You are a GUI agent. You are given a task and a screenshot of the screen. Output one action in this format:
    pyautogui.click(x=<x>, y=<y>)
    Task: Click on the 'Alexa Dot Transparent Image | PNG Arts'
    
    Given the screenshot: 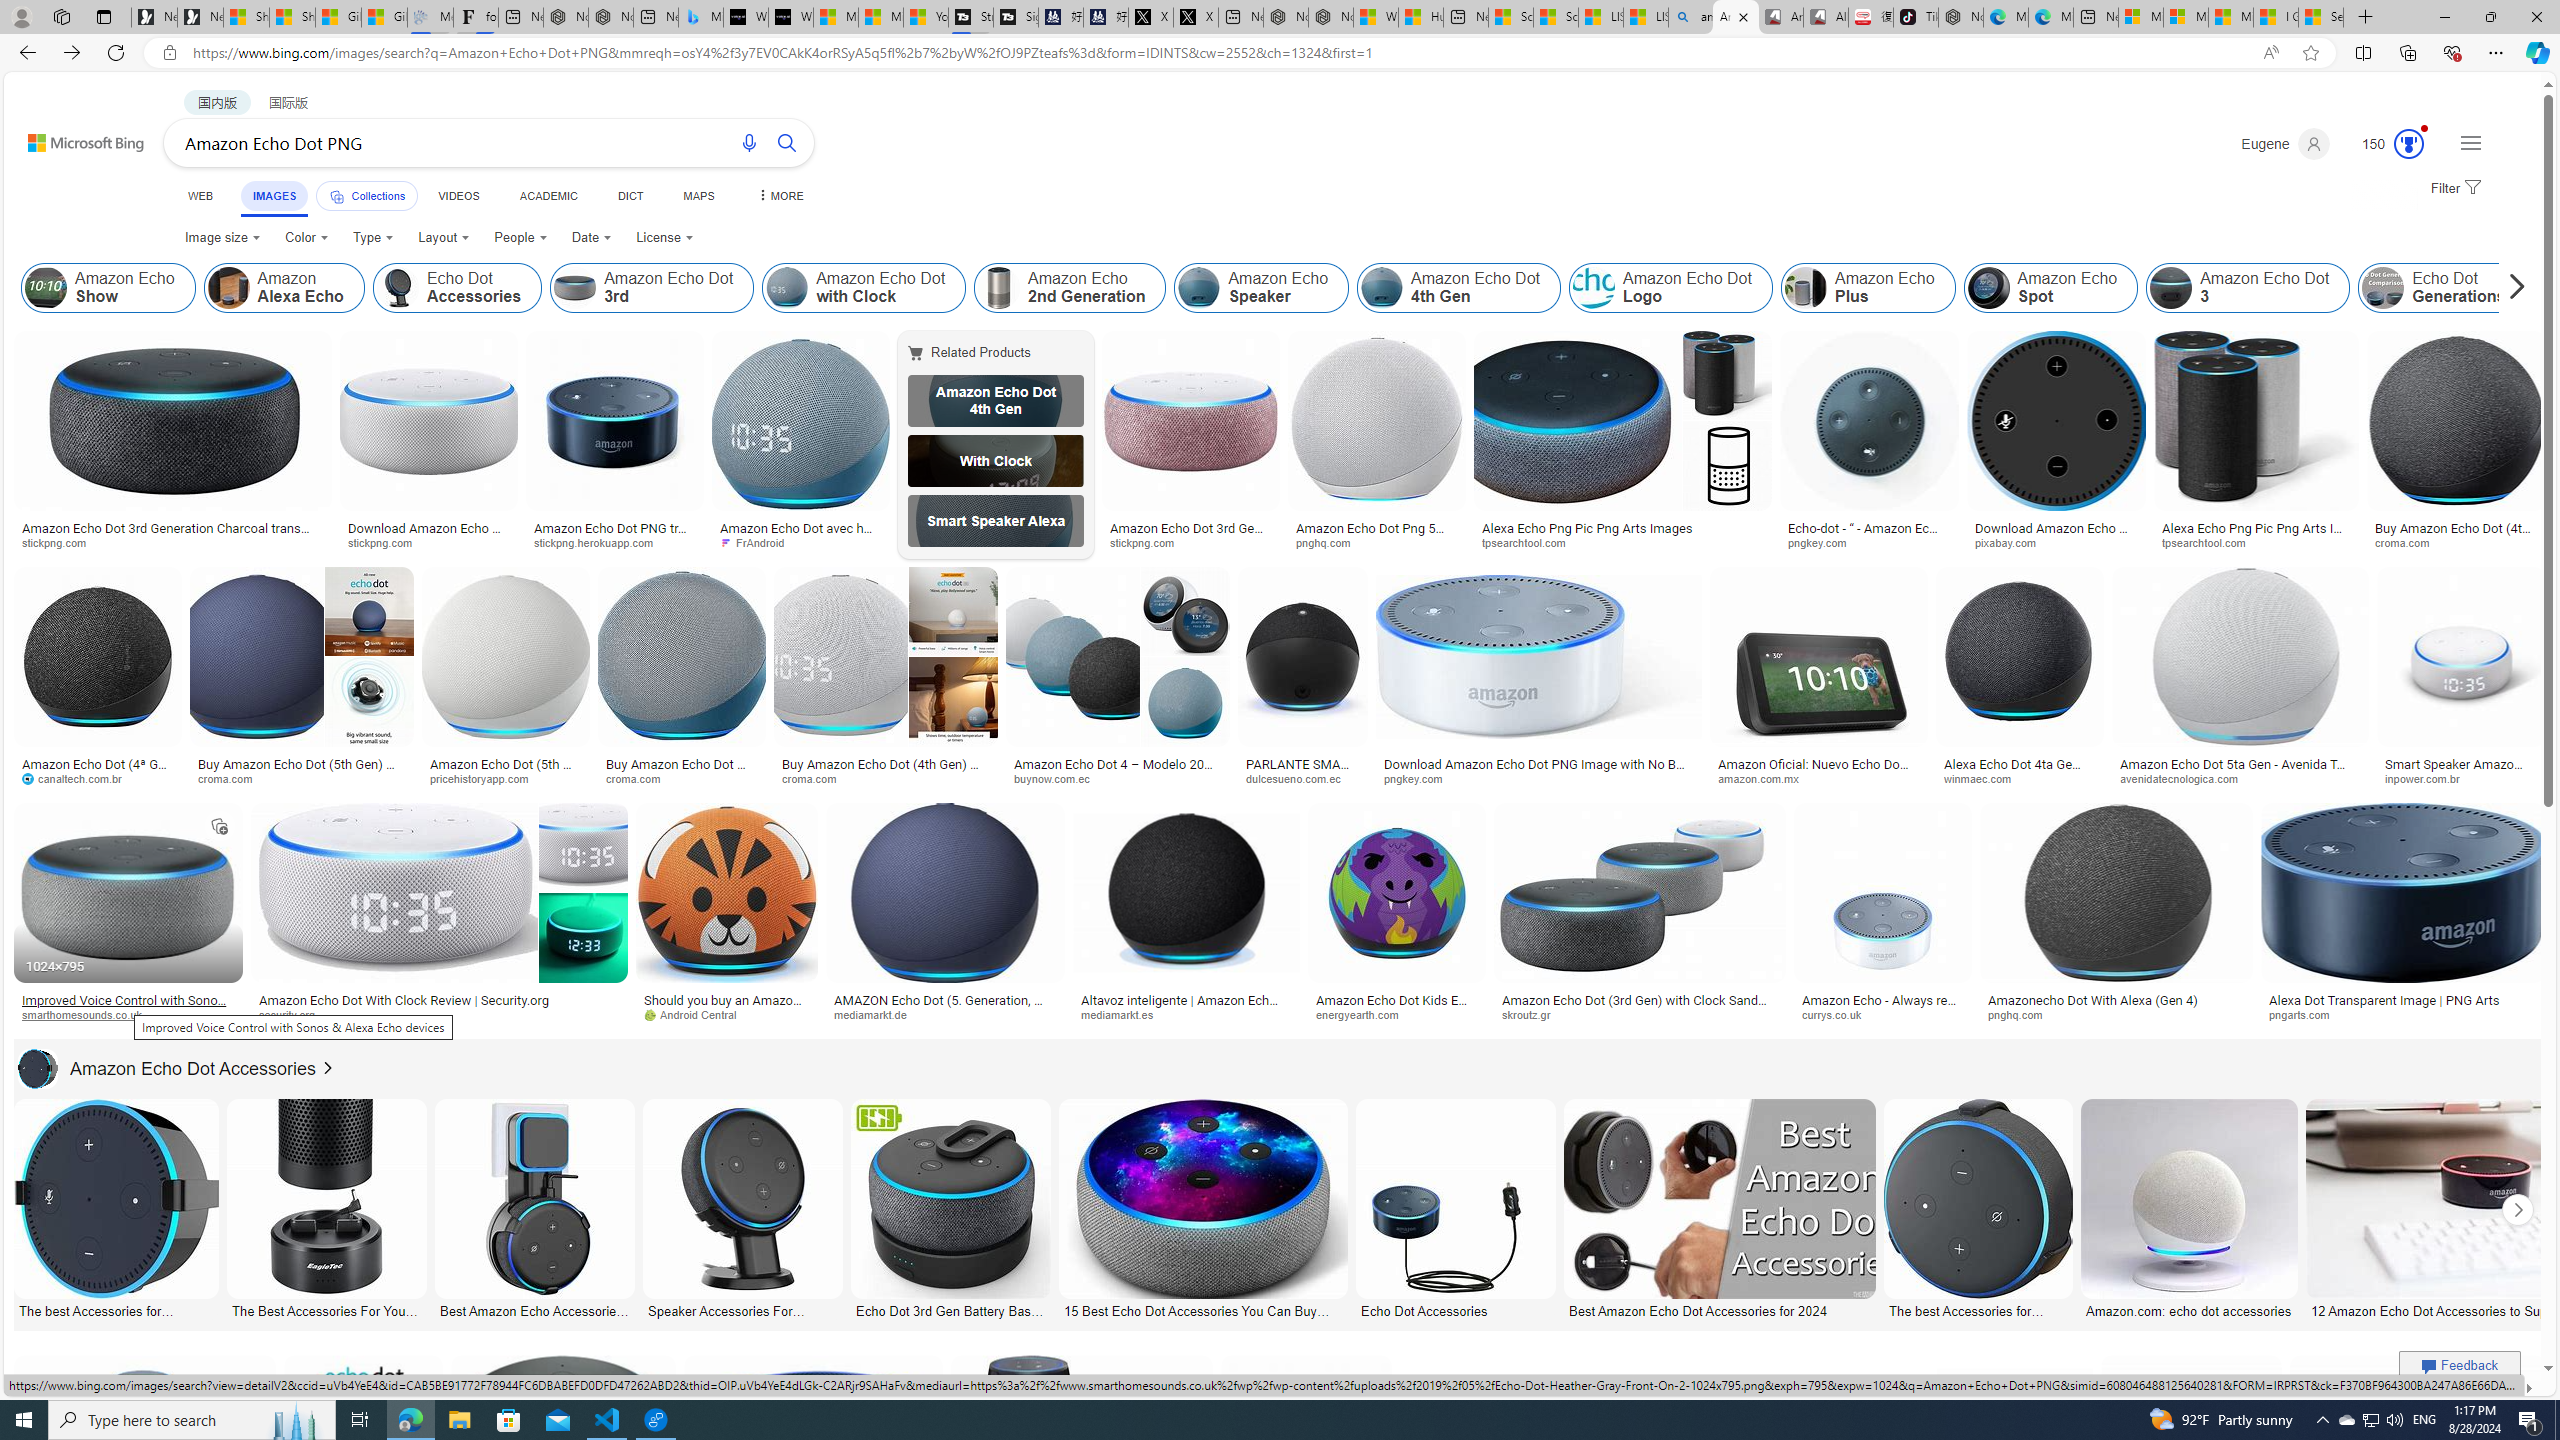 What is the action you would take?
    pyautogui.click(x=2401, y=999)
    